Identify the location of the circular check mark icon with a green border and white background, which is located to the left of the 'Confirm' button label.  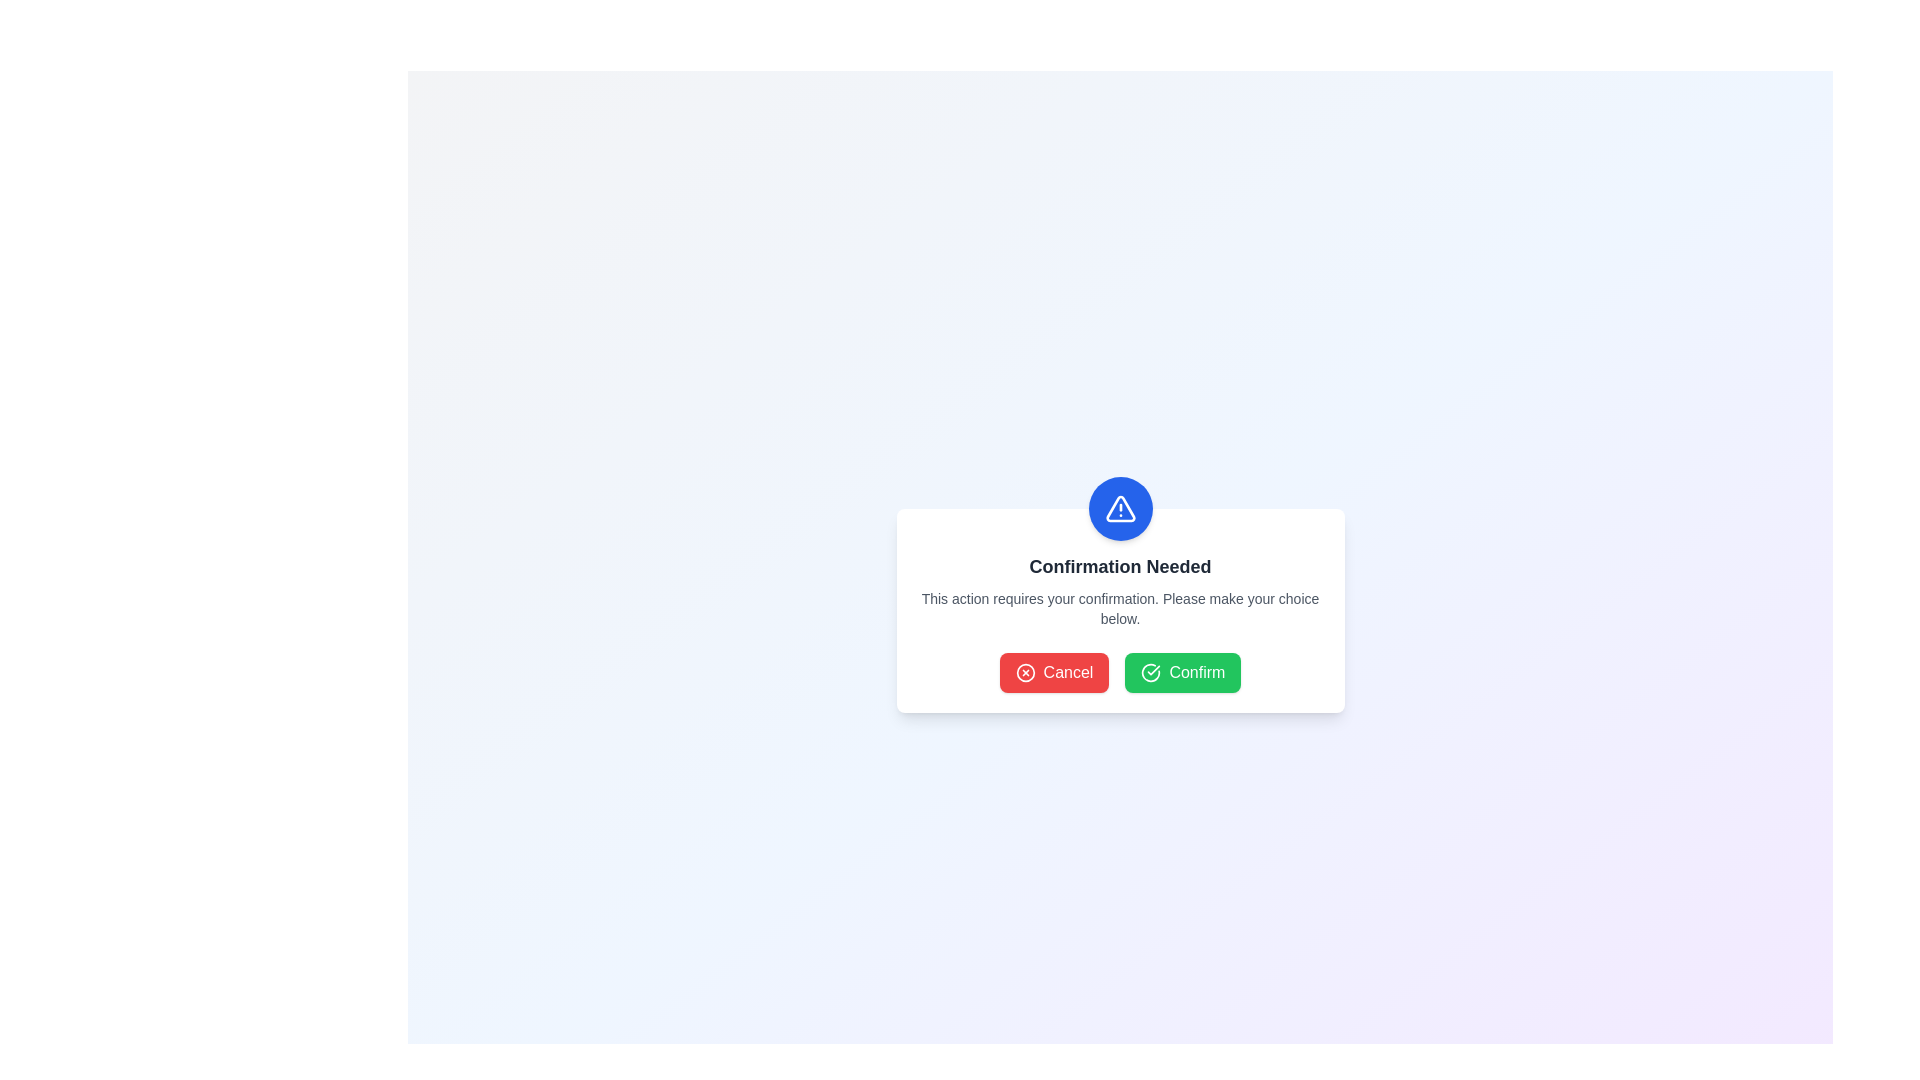
(1151, 672).